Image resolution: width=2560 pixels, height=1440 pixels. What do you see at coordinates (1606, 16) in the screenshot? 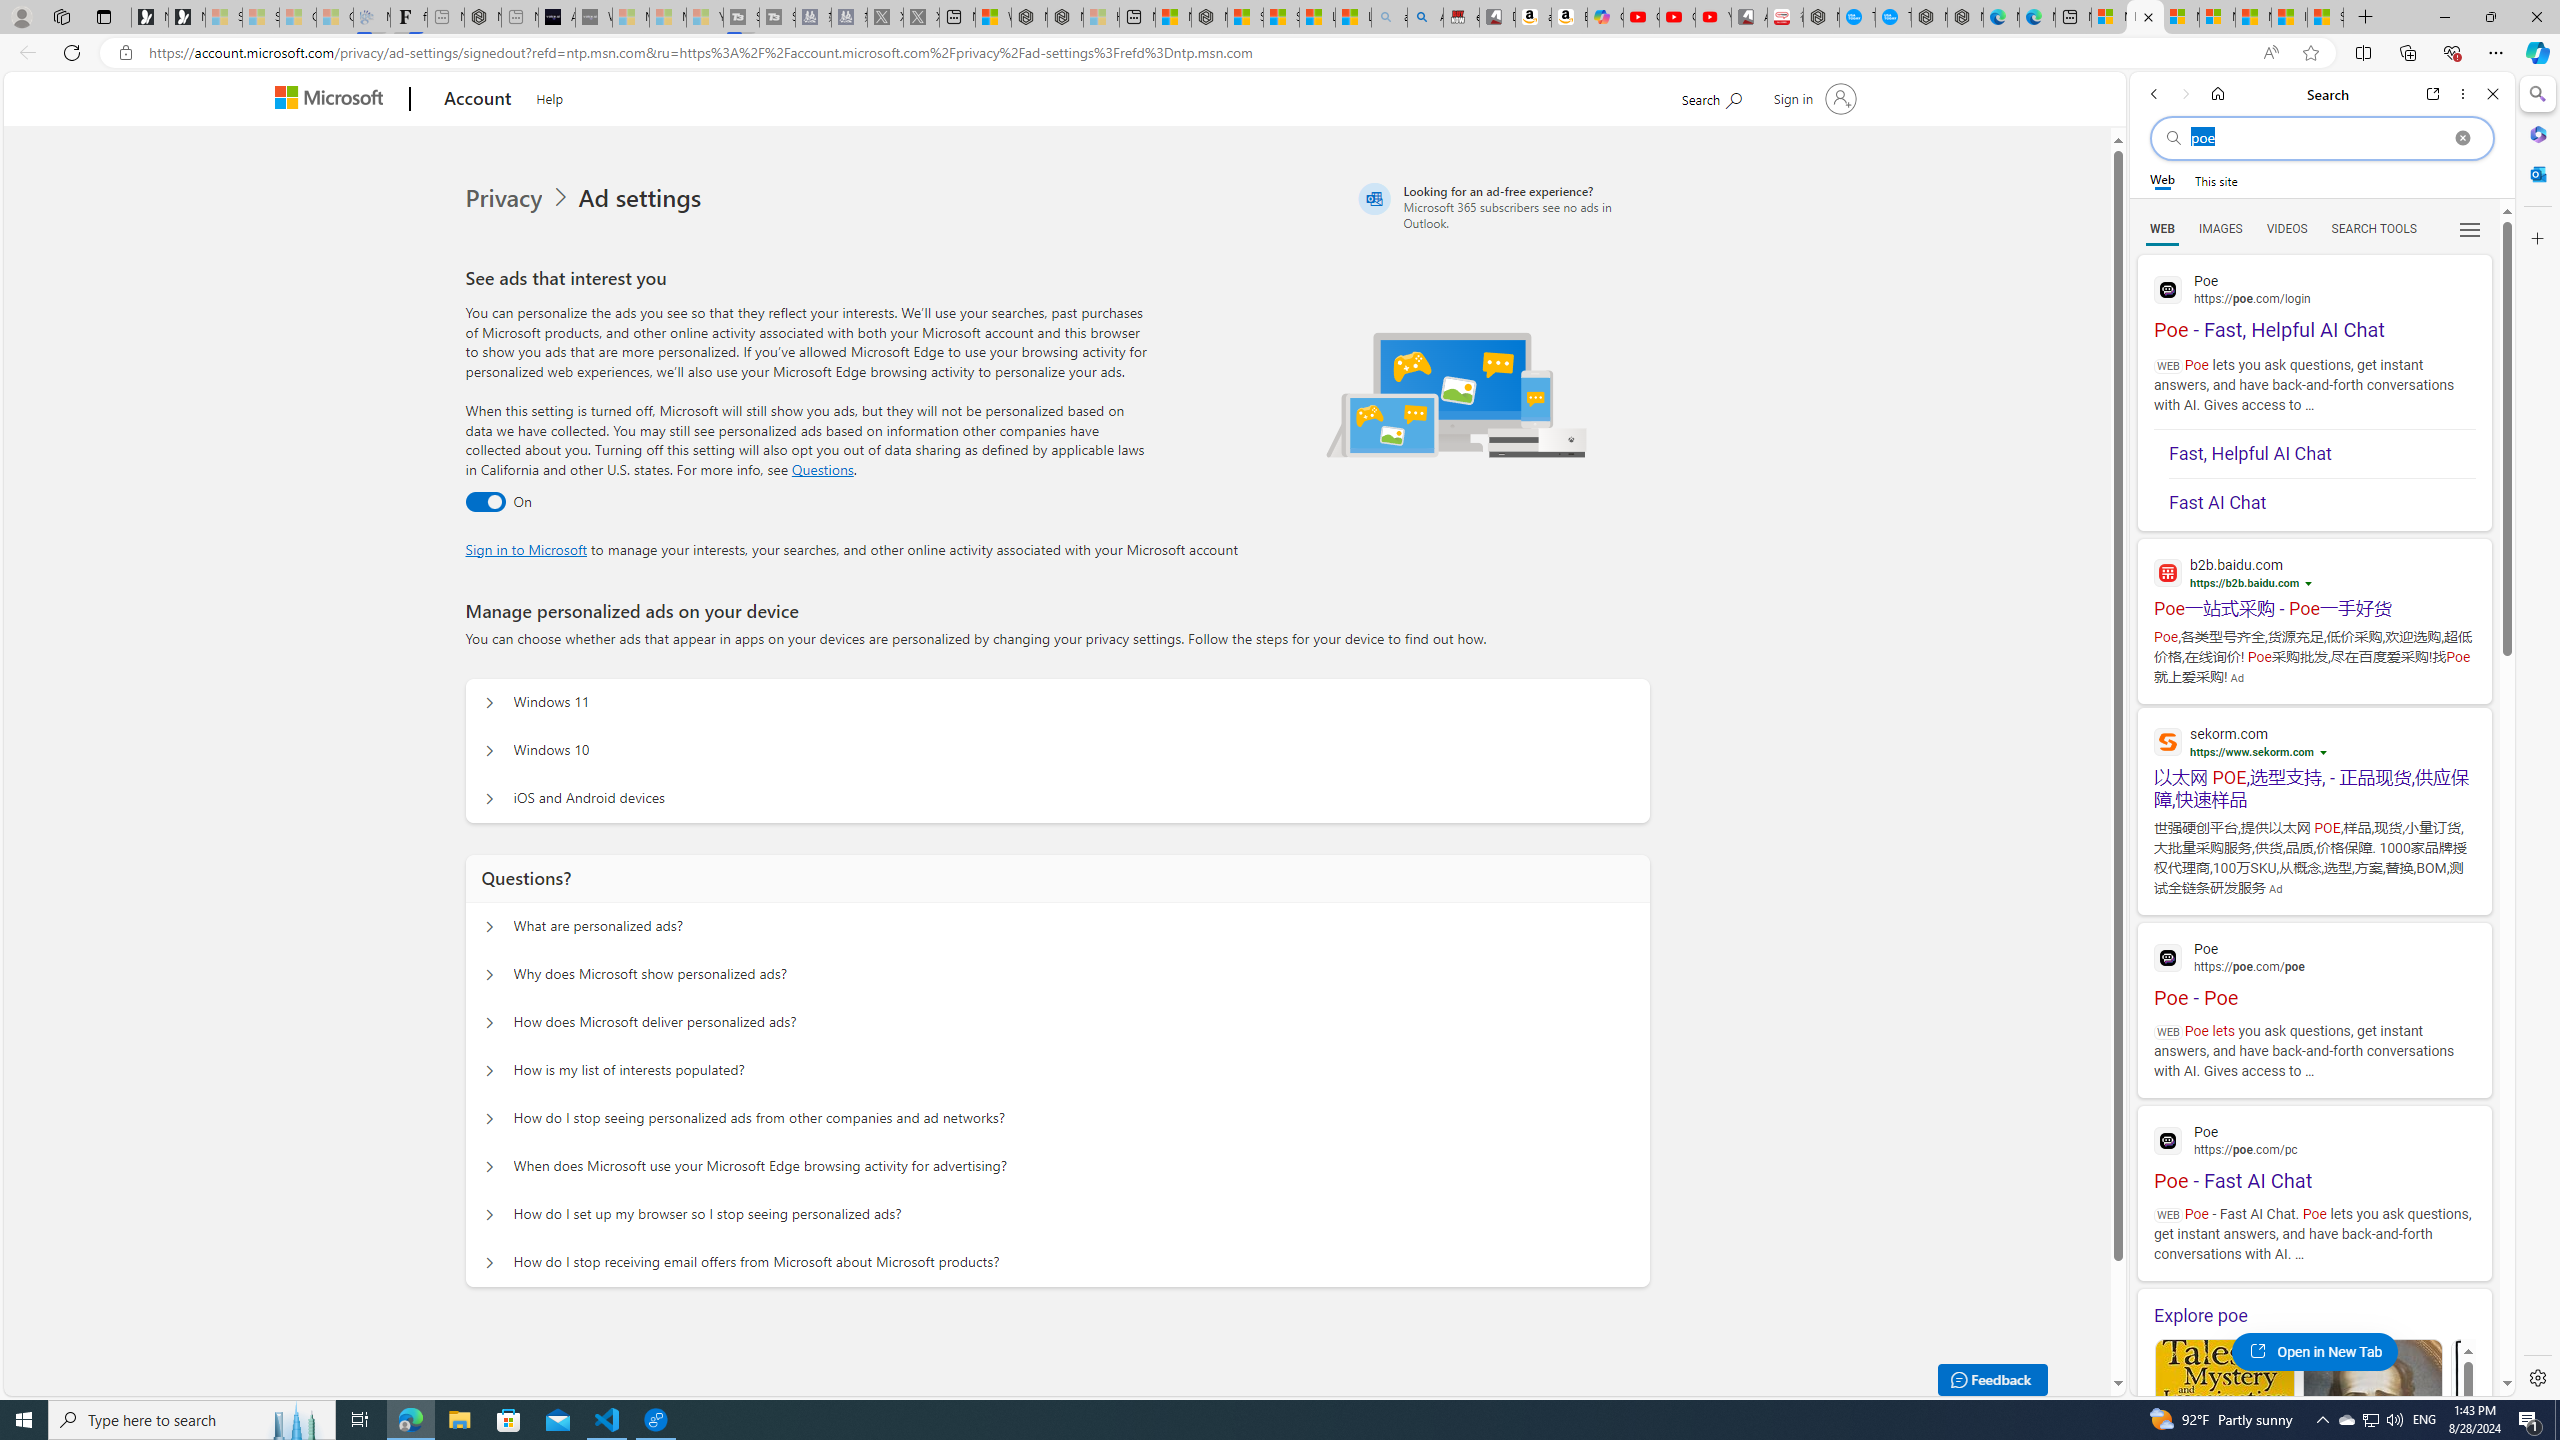
I see `'Copilot'` at bounding box center [1606, 16].